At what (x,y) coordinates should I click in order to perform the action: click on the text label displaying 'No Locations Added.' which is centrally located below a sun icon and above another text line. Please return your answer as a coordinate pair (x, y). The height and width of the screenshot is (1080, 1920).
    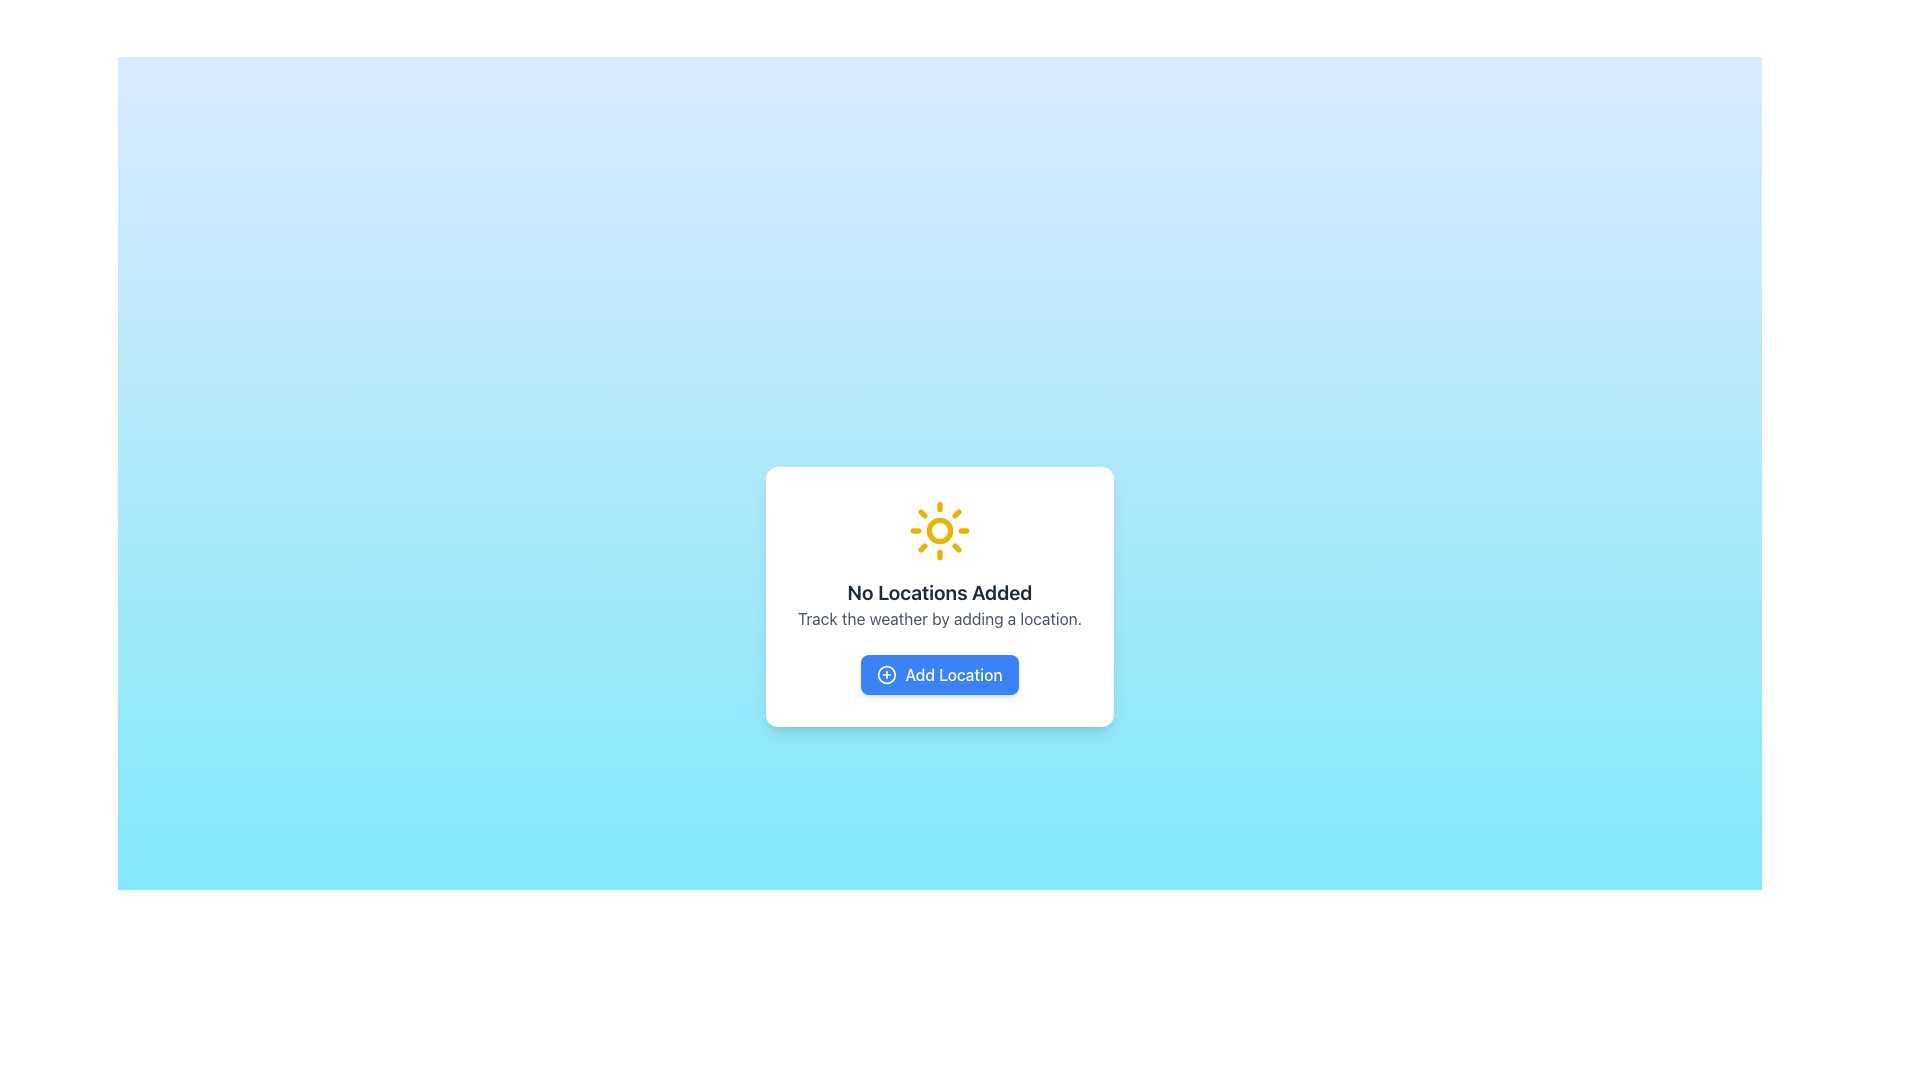
    Looking at the image, I should click on (939, 592).